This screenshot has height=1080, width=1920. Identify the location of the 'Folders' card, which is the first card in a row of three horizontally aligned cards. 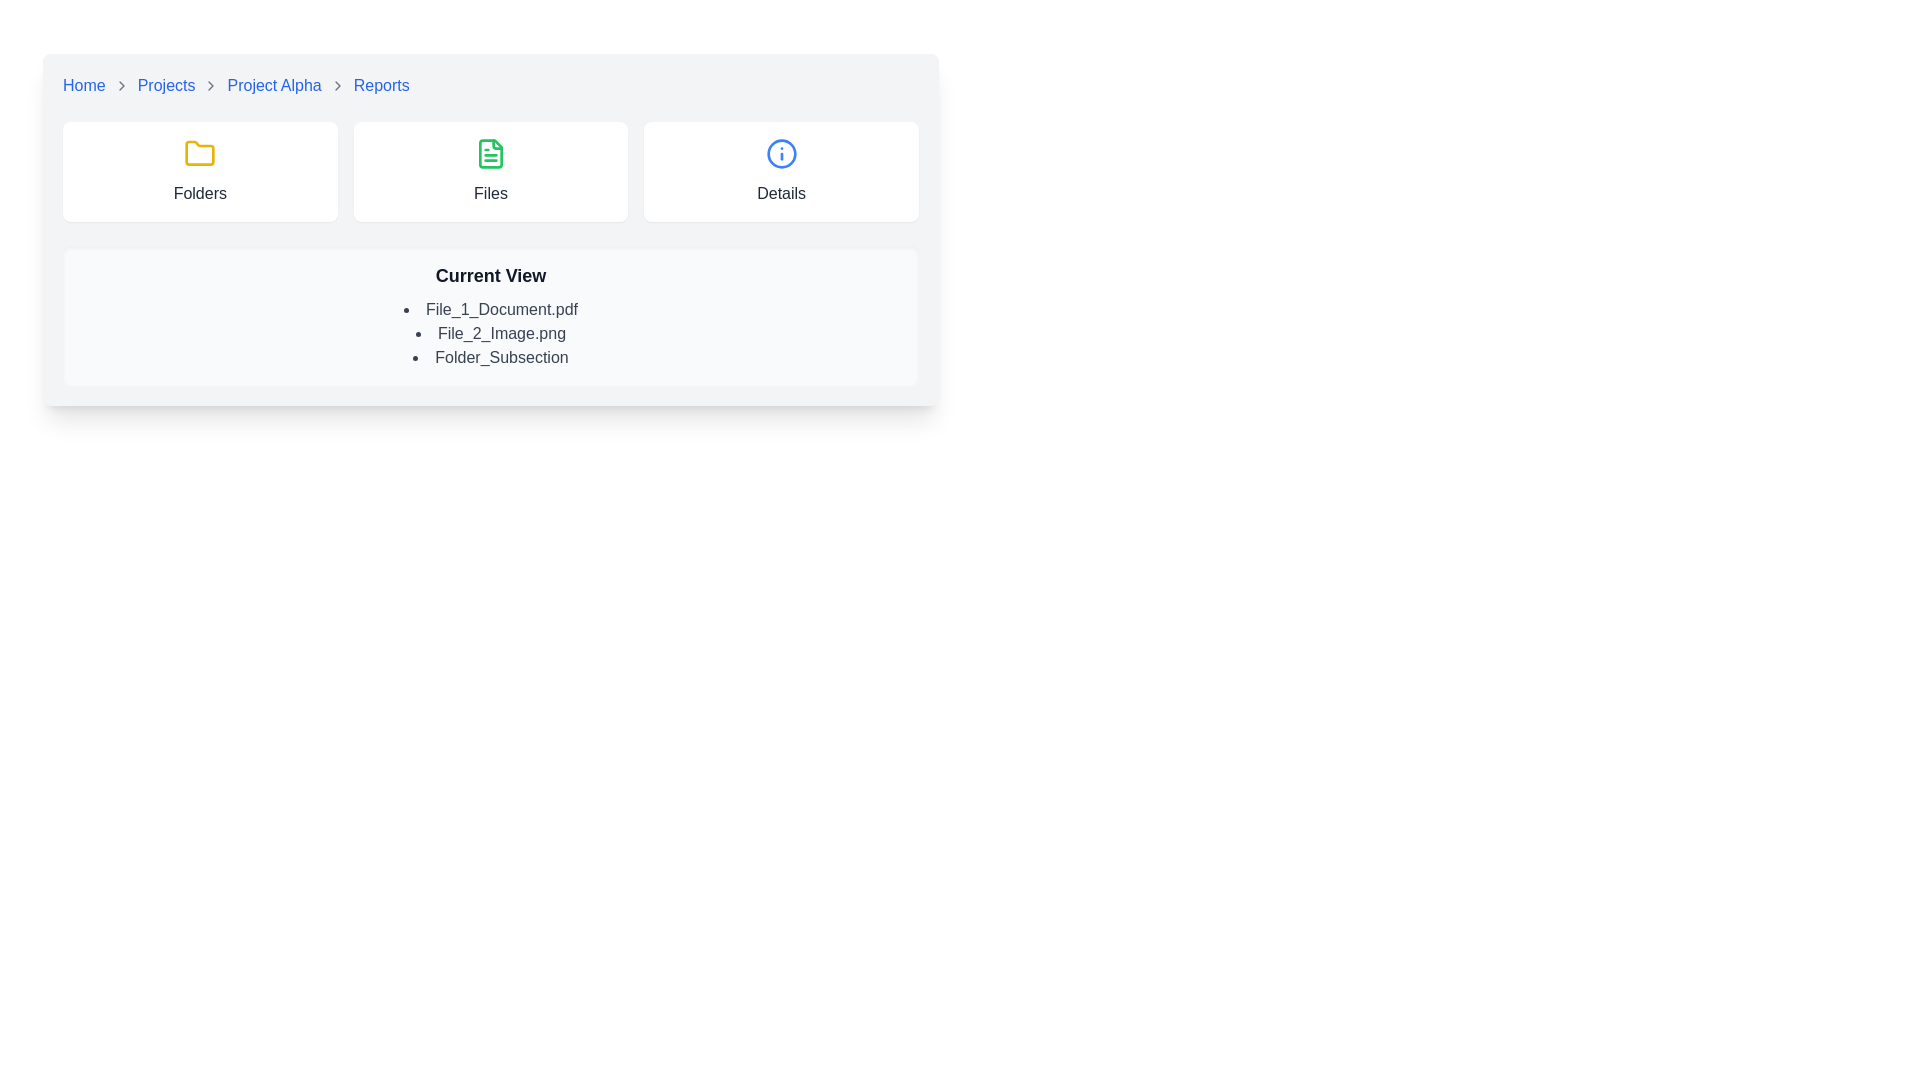
(200, 171).